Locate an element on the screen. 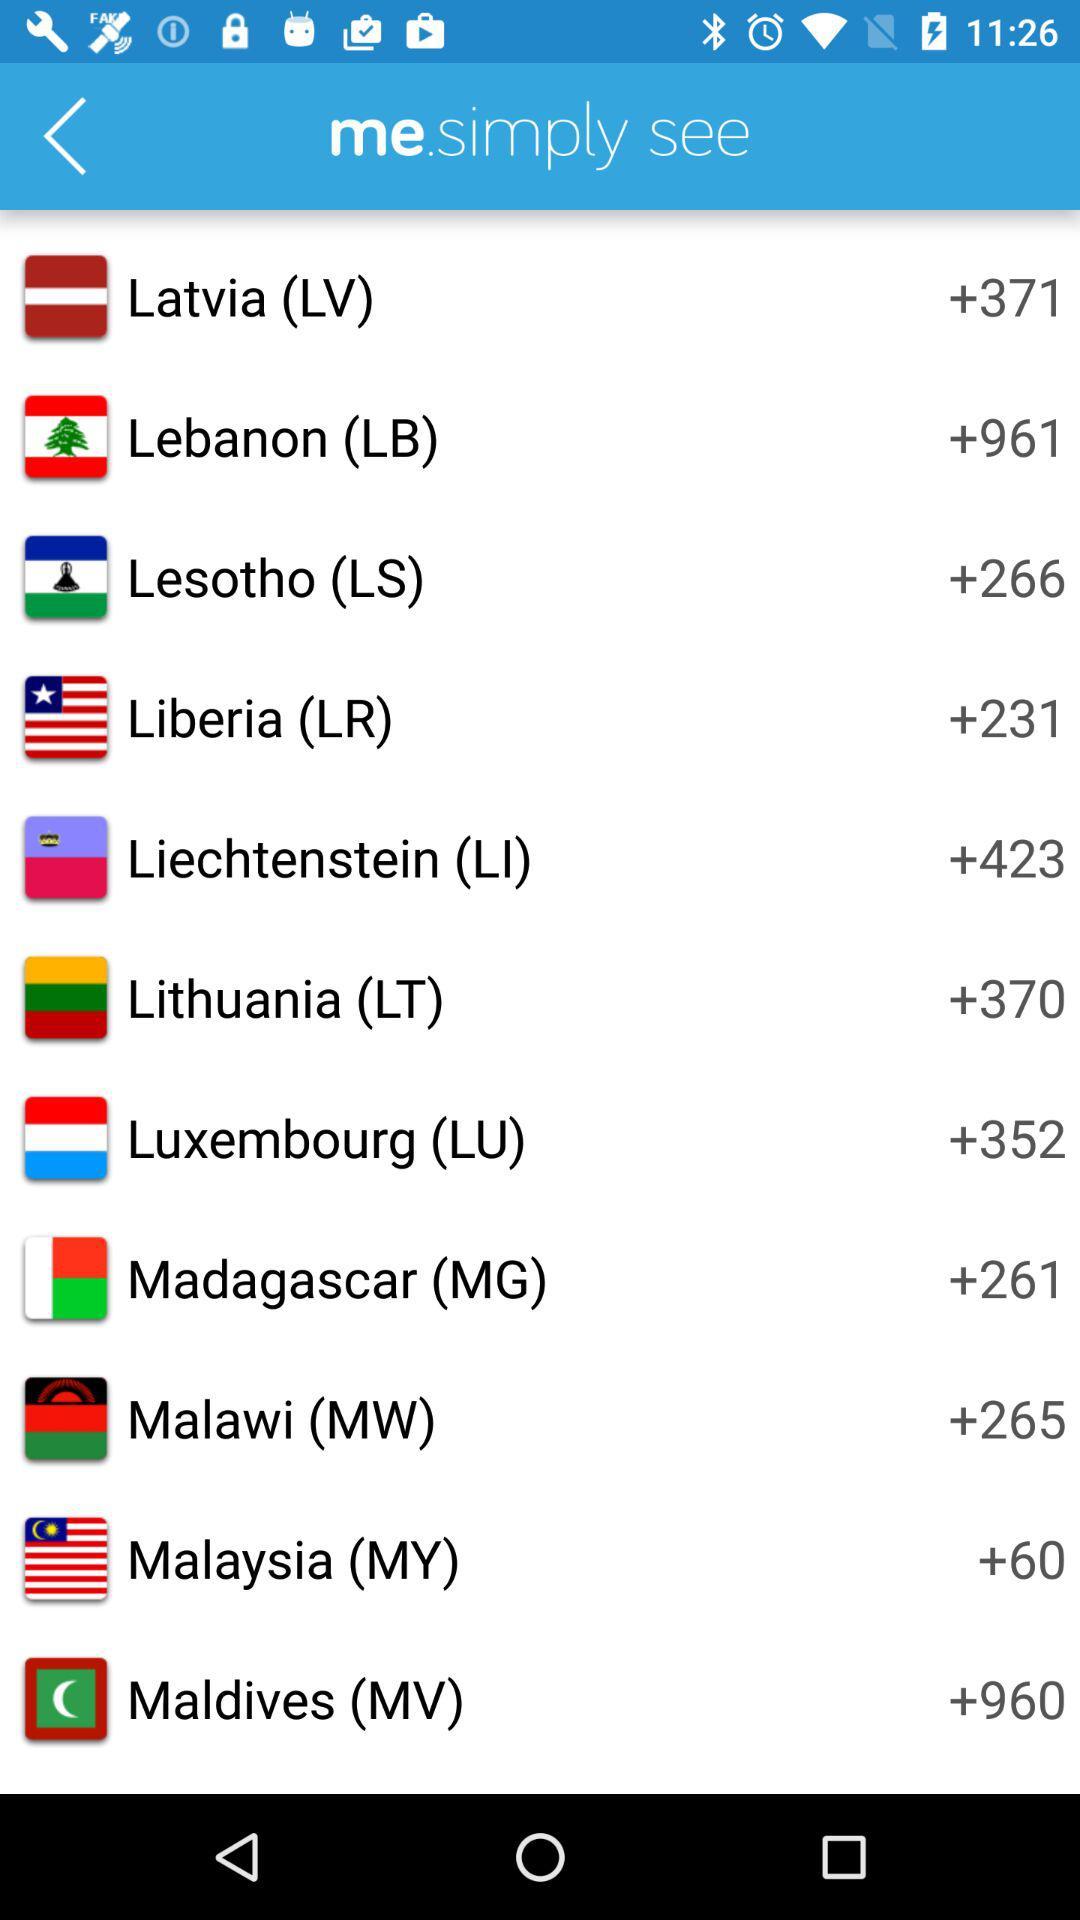 This screenshot has height=1920, width=1080. go back is located at coordinates (63, 135).